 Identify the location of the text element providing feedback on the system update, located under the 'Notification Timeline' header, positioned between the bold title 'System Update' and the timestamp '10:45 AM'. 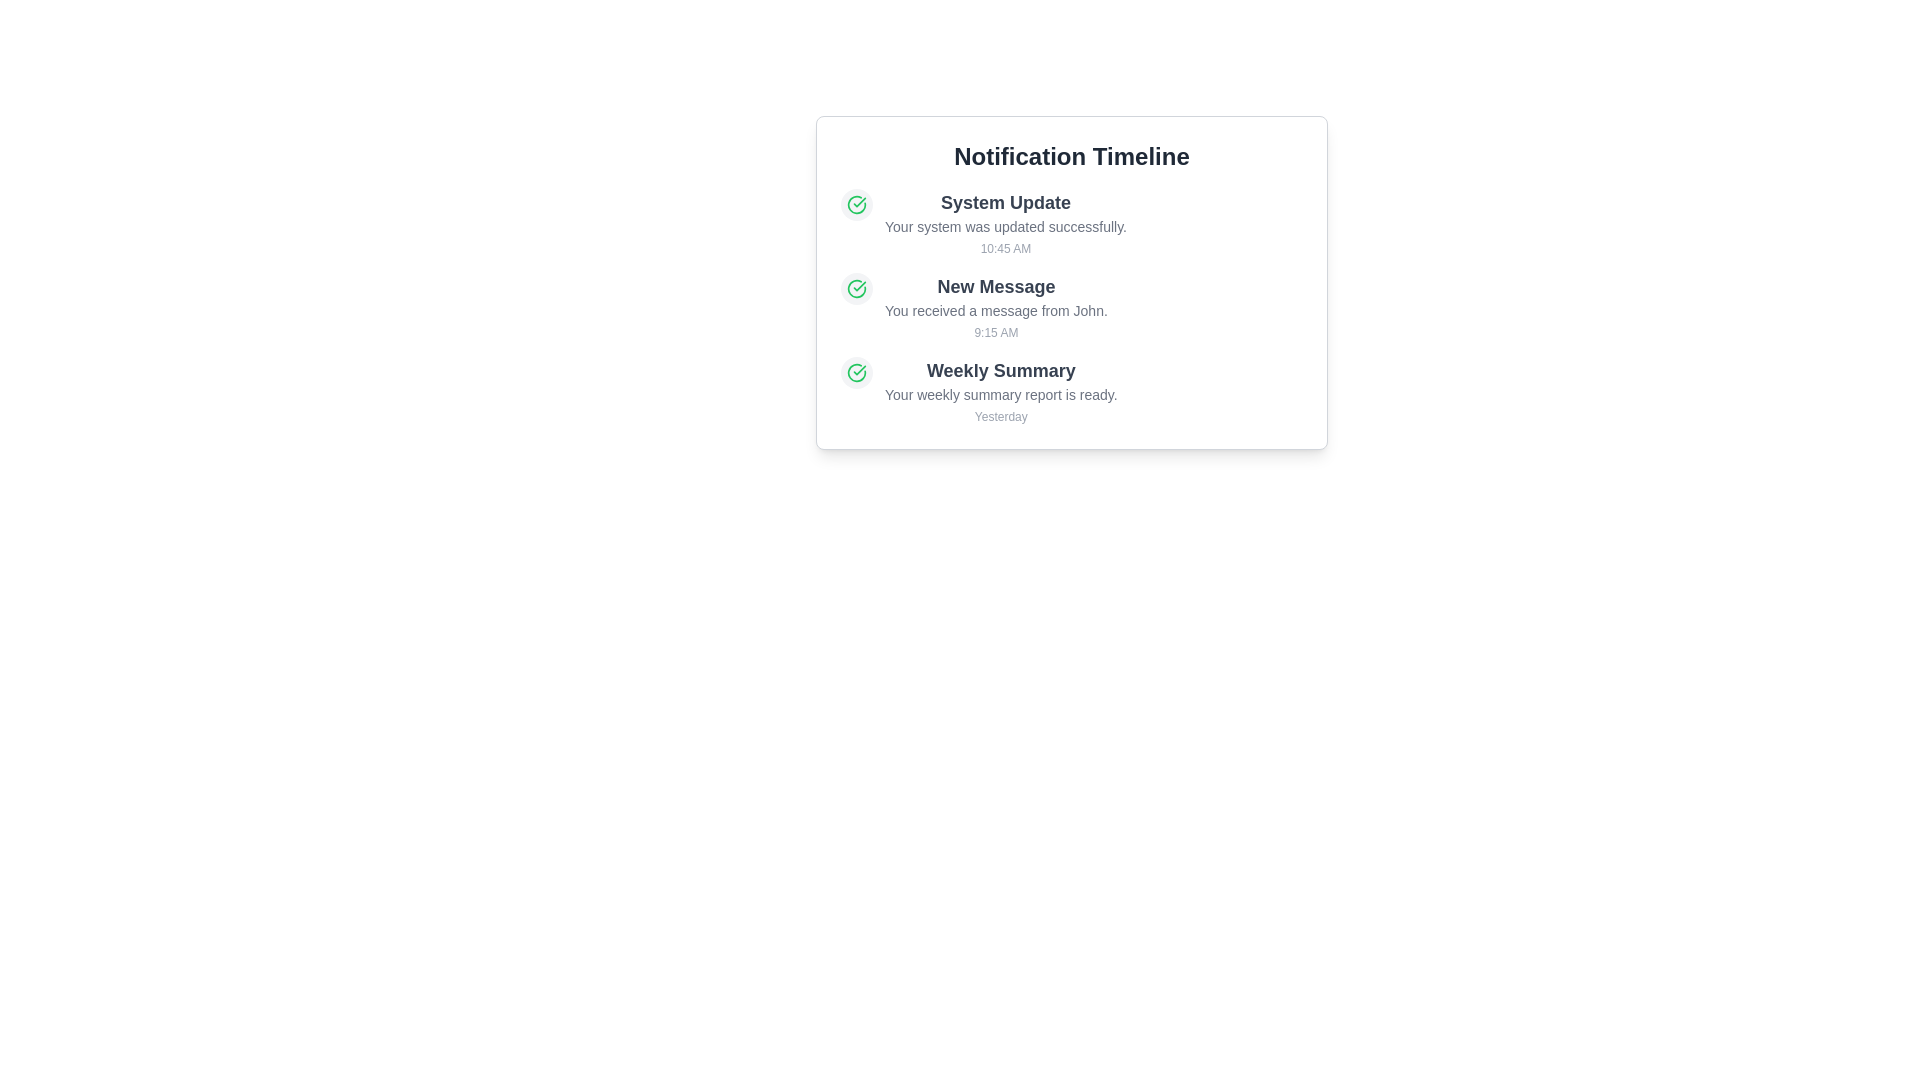
(1006, 226).